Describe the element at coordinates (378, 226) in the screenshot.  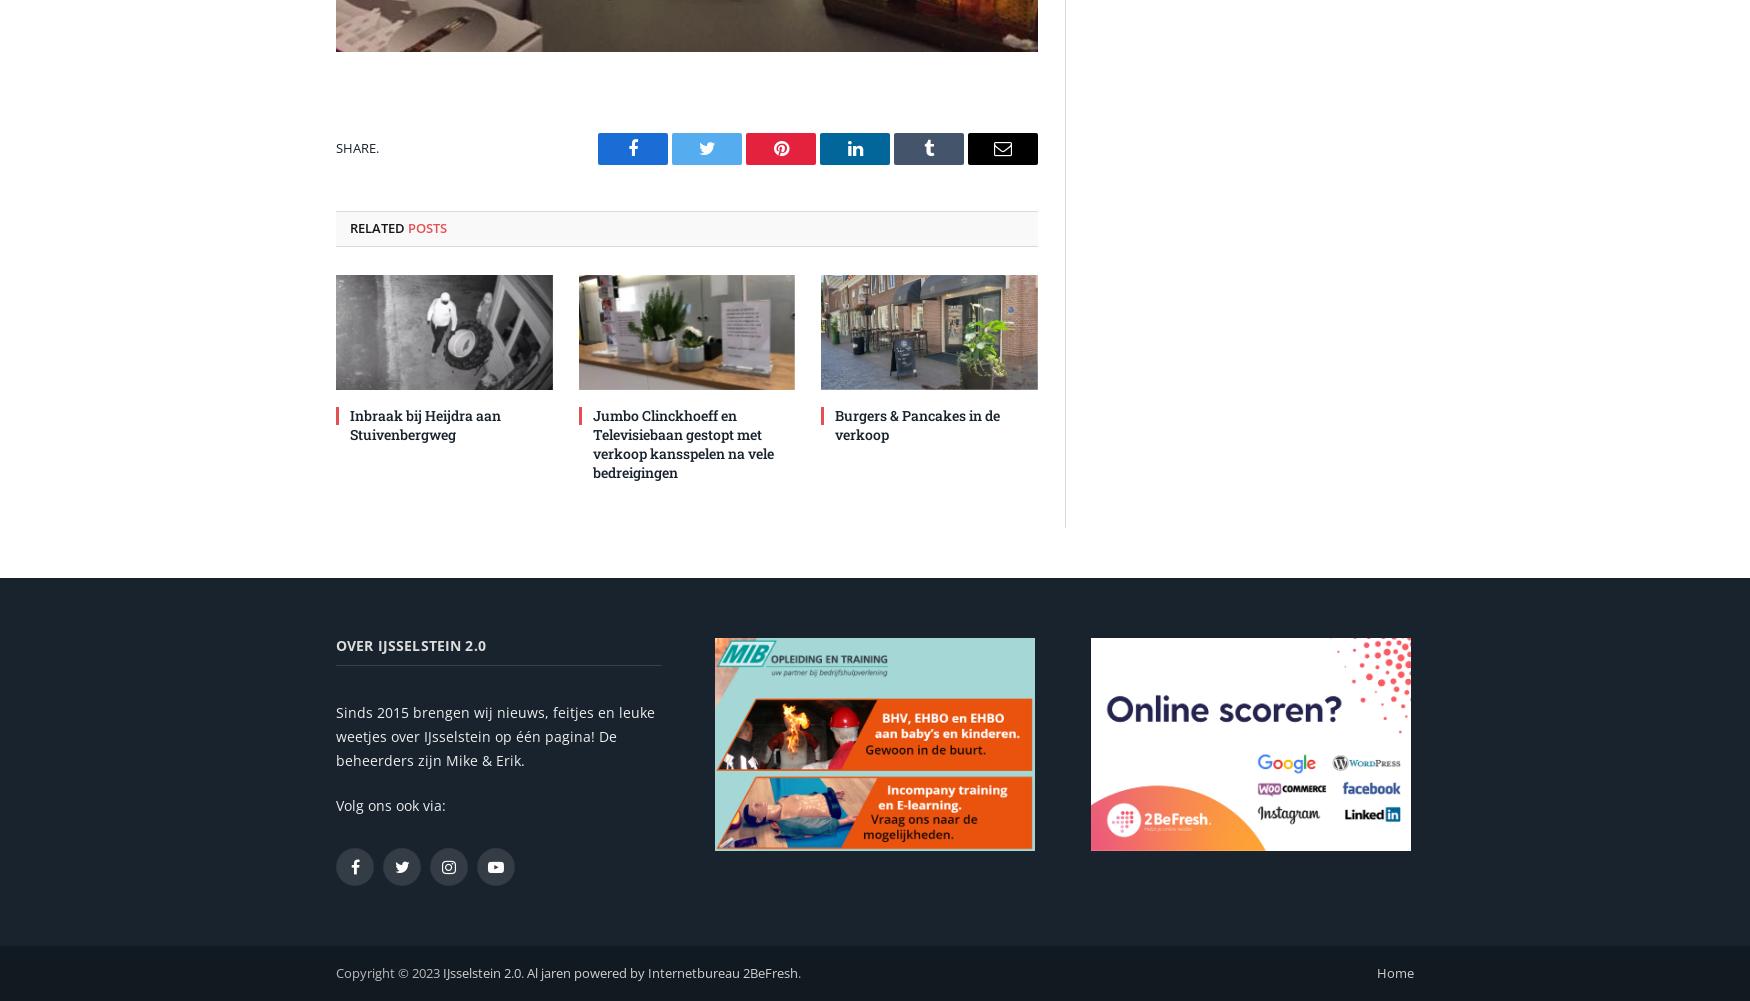
I see `'Related'` at that location.